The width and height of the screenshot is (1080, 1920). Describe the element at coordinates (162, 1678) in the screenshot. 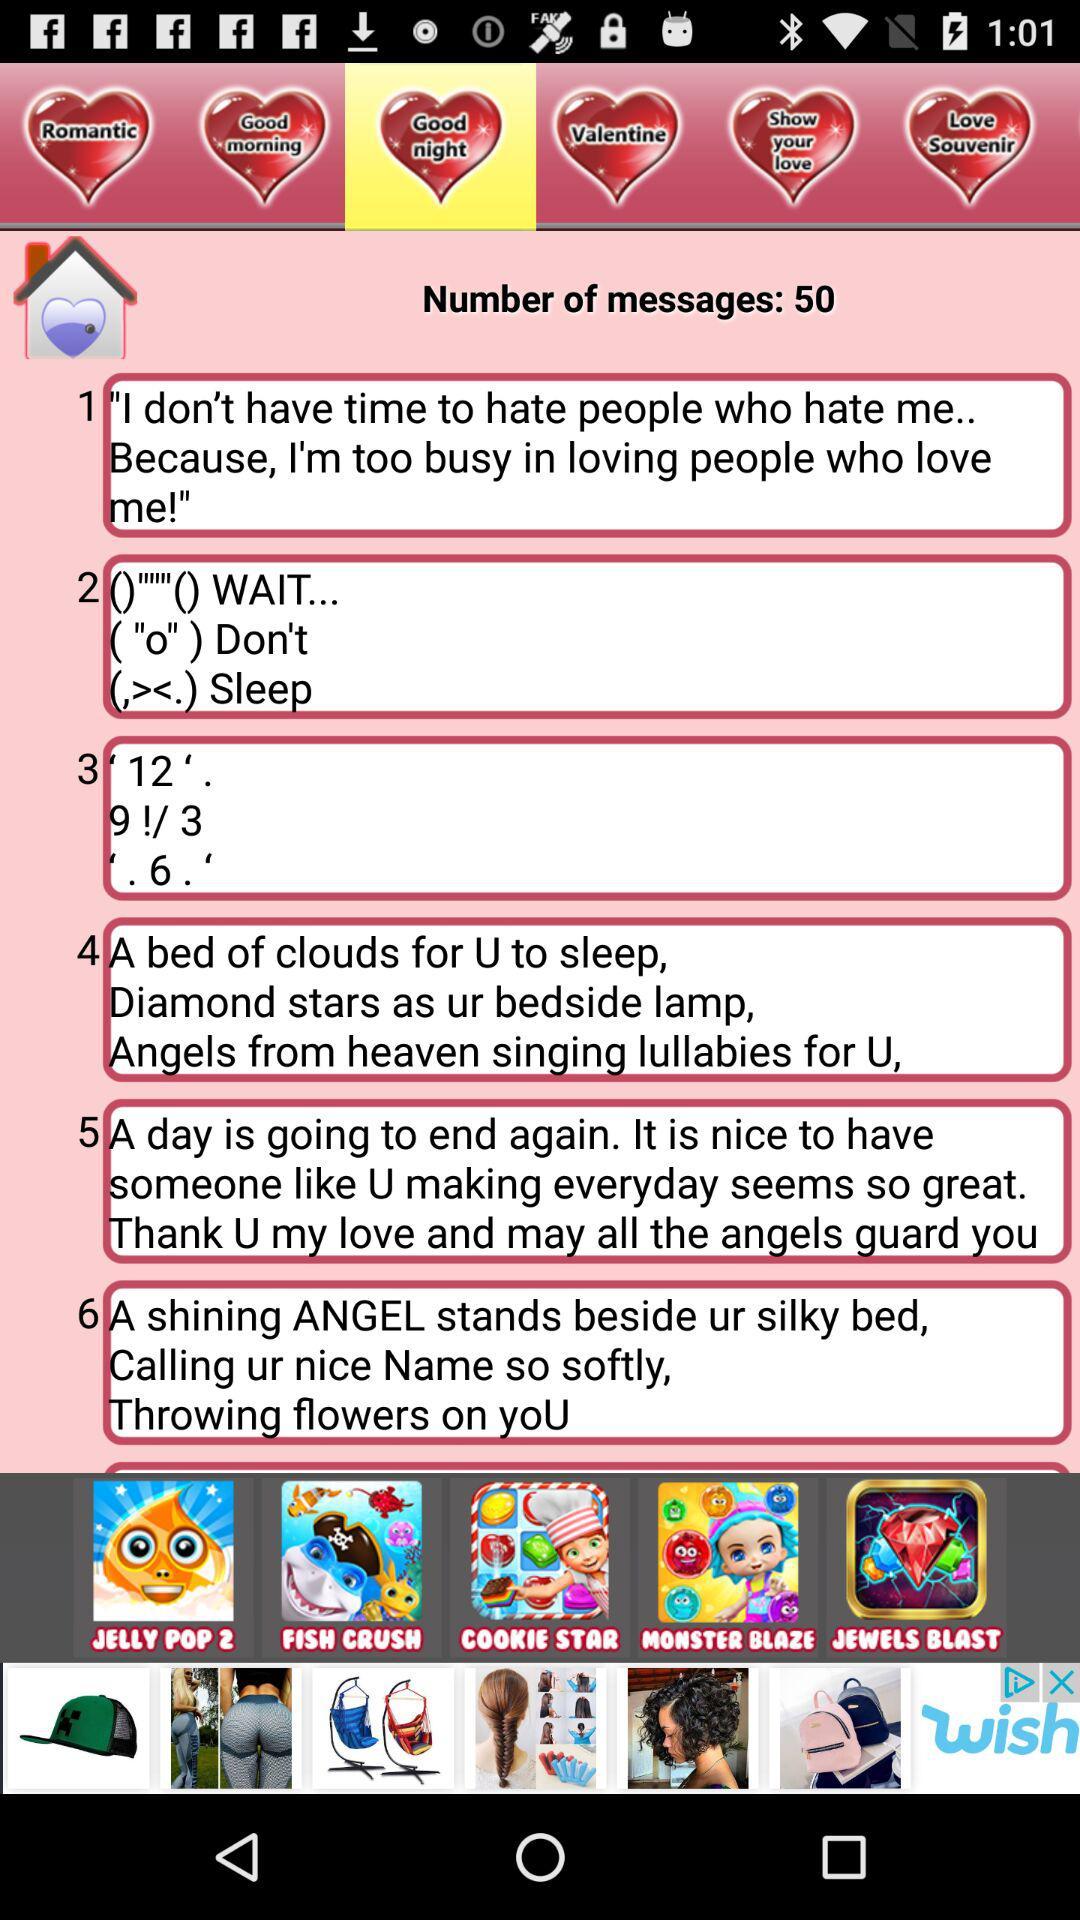

I see `the emoji icon` at that location.